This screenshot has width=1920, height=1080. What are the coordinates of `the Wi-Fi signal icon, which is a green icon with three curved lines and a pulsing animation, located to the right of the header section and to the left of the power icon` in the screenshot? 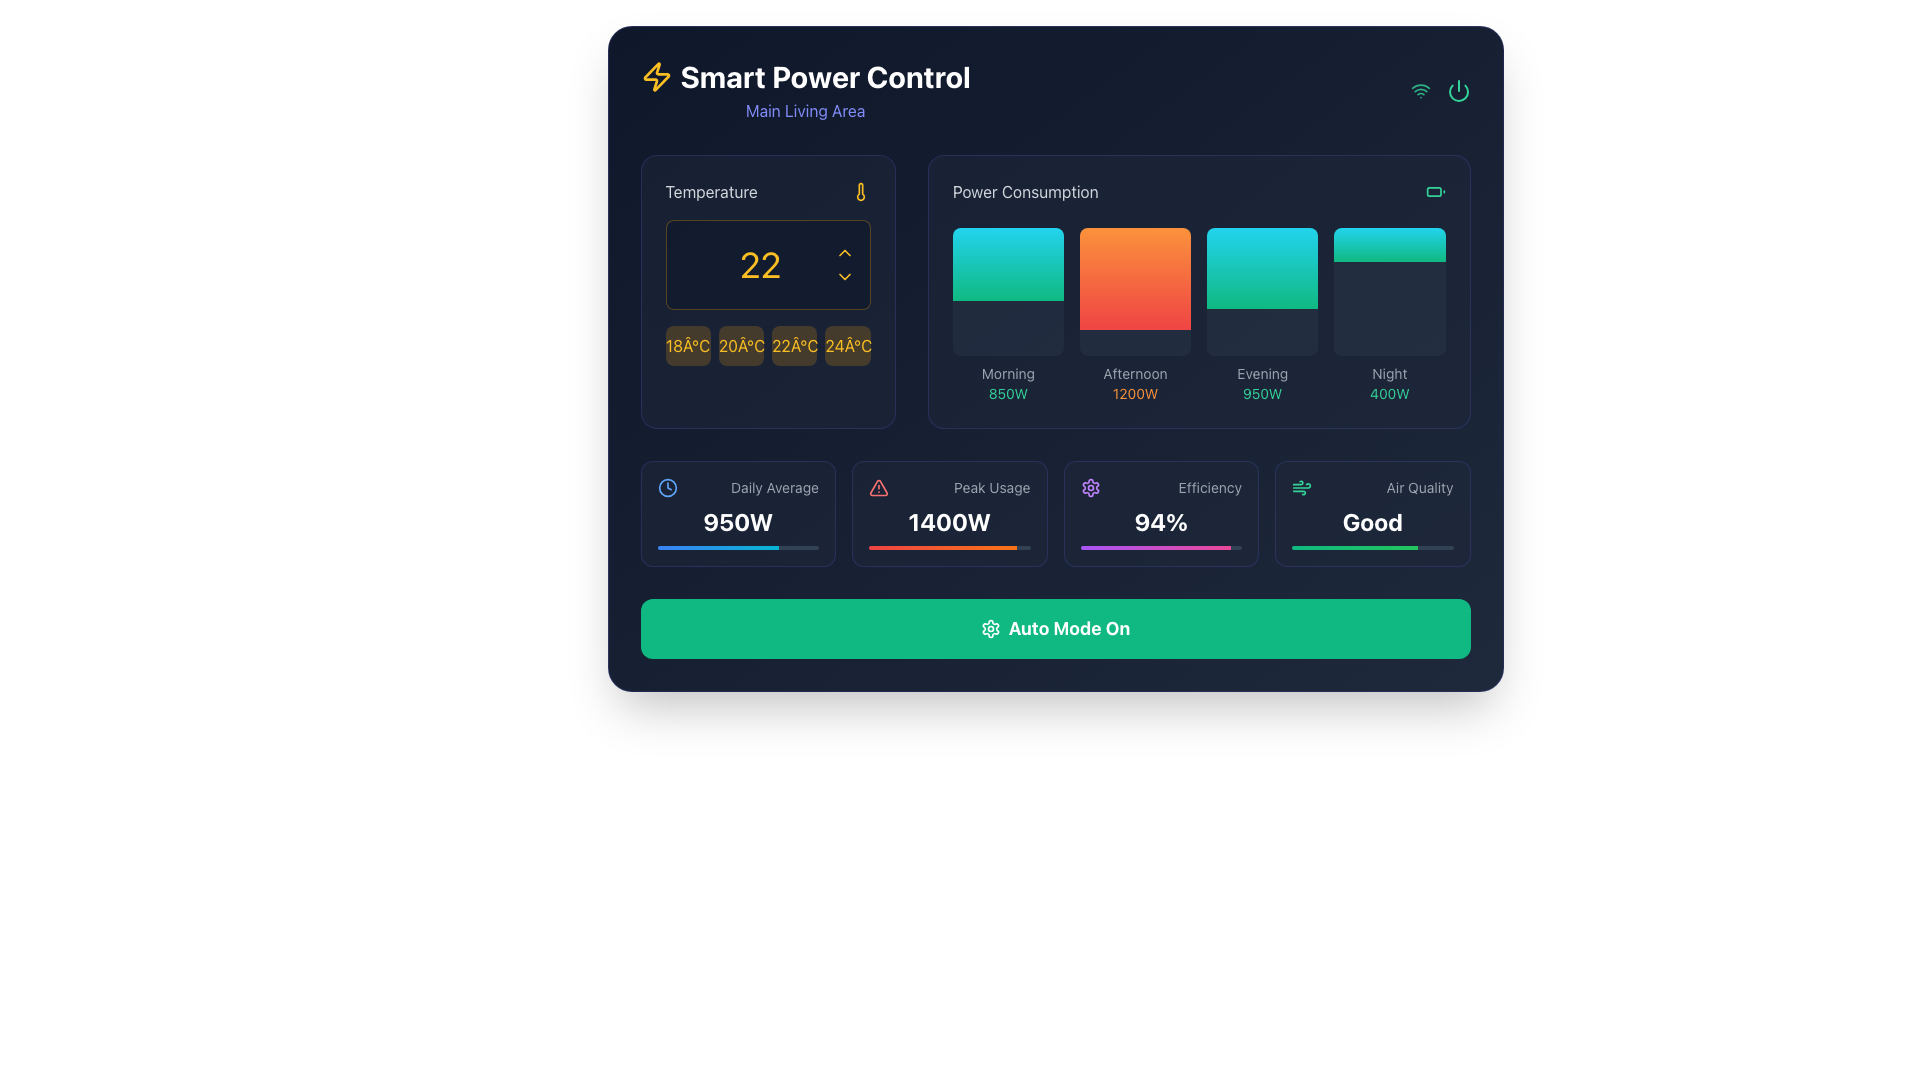 It's located at (1419, 91).